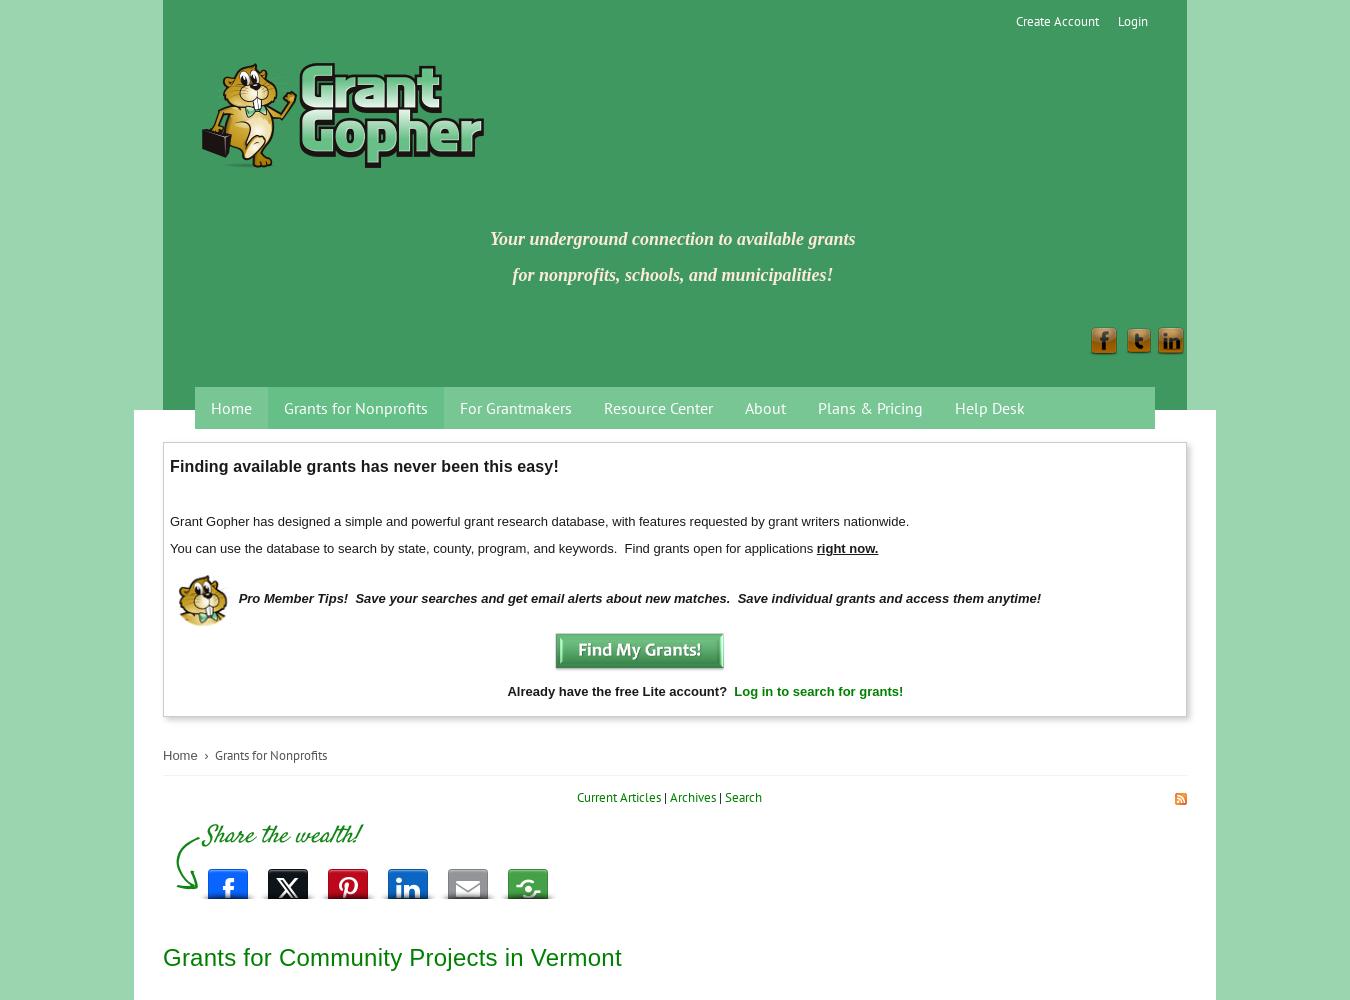 The image size is (1350, 1000). Describe the element at coordinates (392, 955) in the screenshot. I see `'Grants for Community Projects in Vermont'` at that location.